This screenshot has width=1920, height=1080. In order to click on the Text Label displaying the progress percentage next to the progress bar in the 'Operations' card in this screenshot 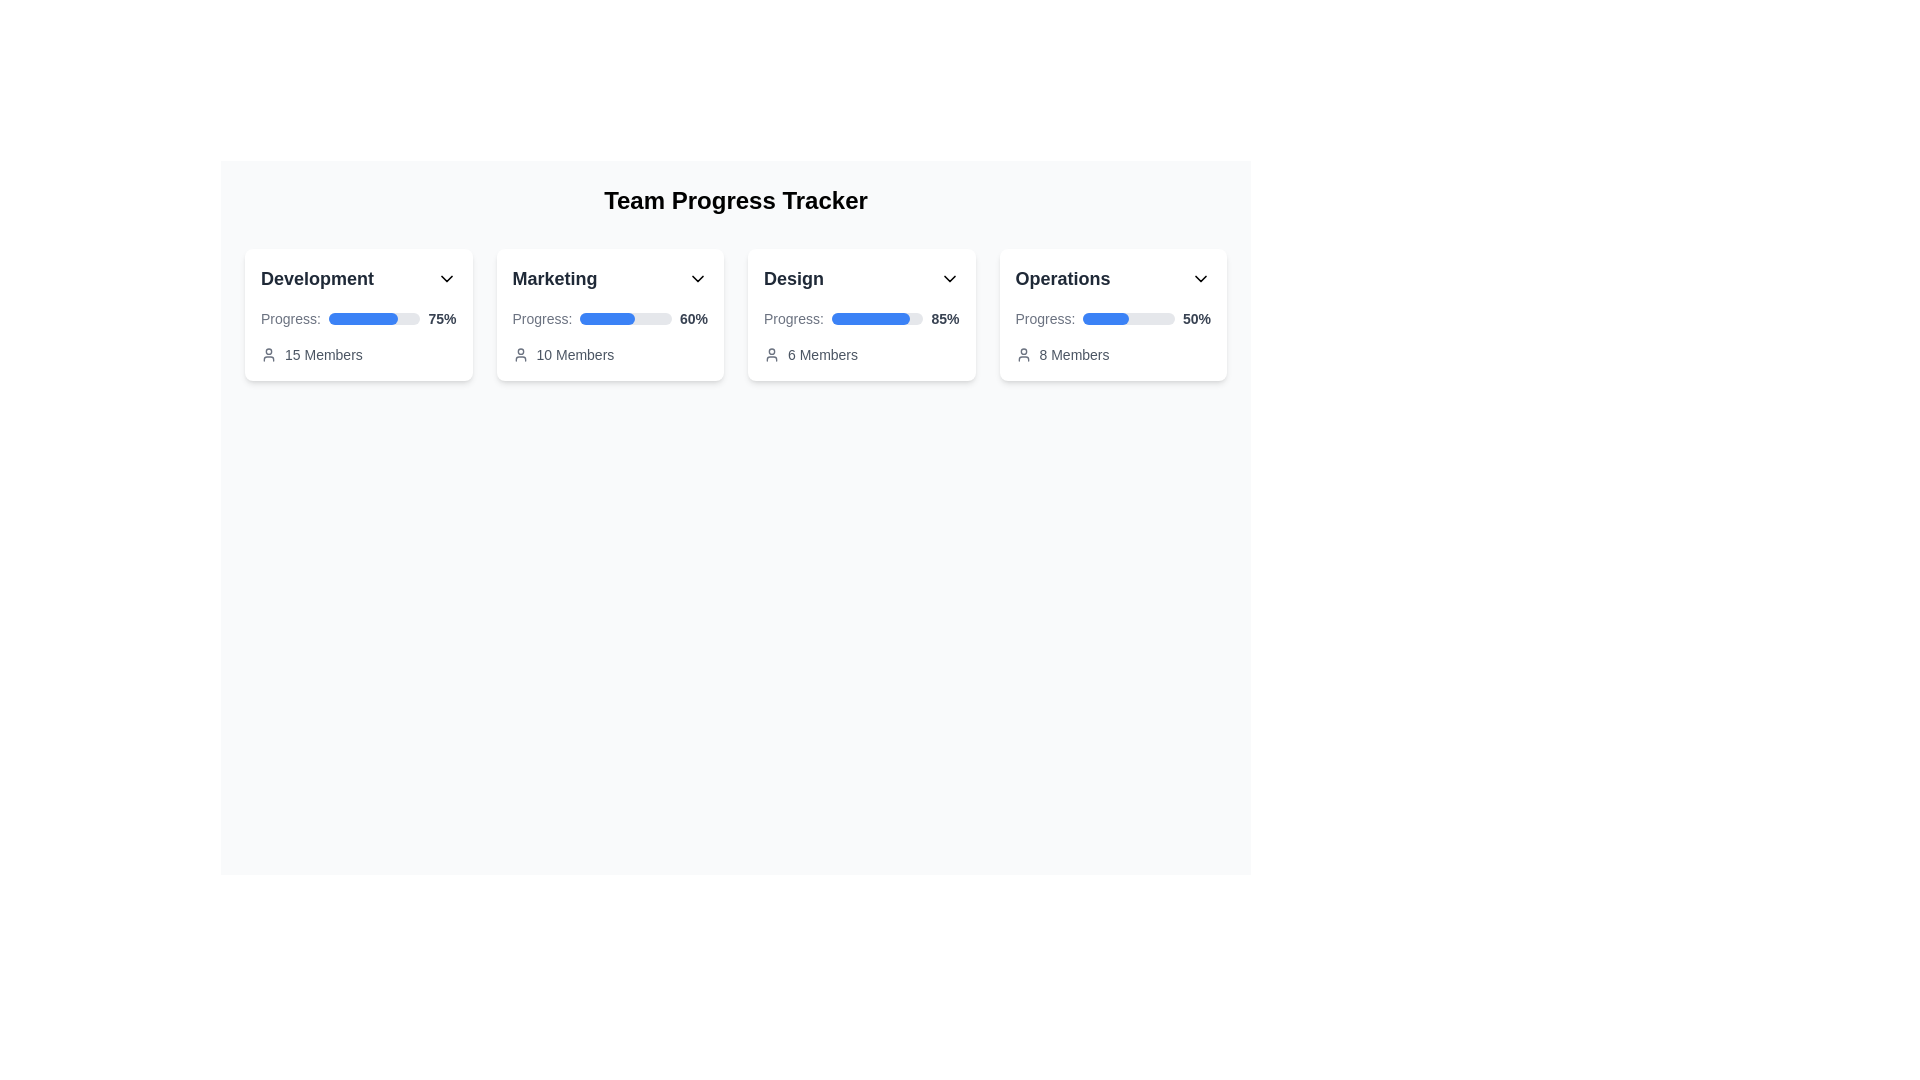, I will do `click(1196, 318)`.